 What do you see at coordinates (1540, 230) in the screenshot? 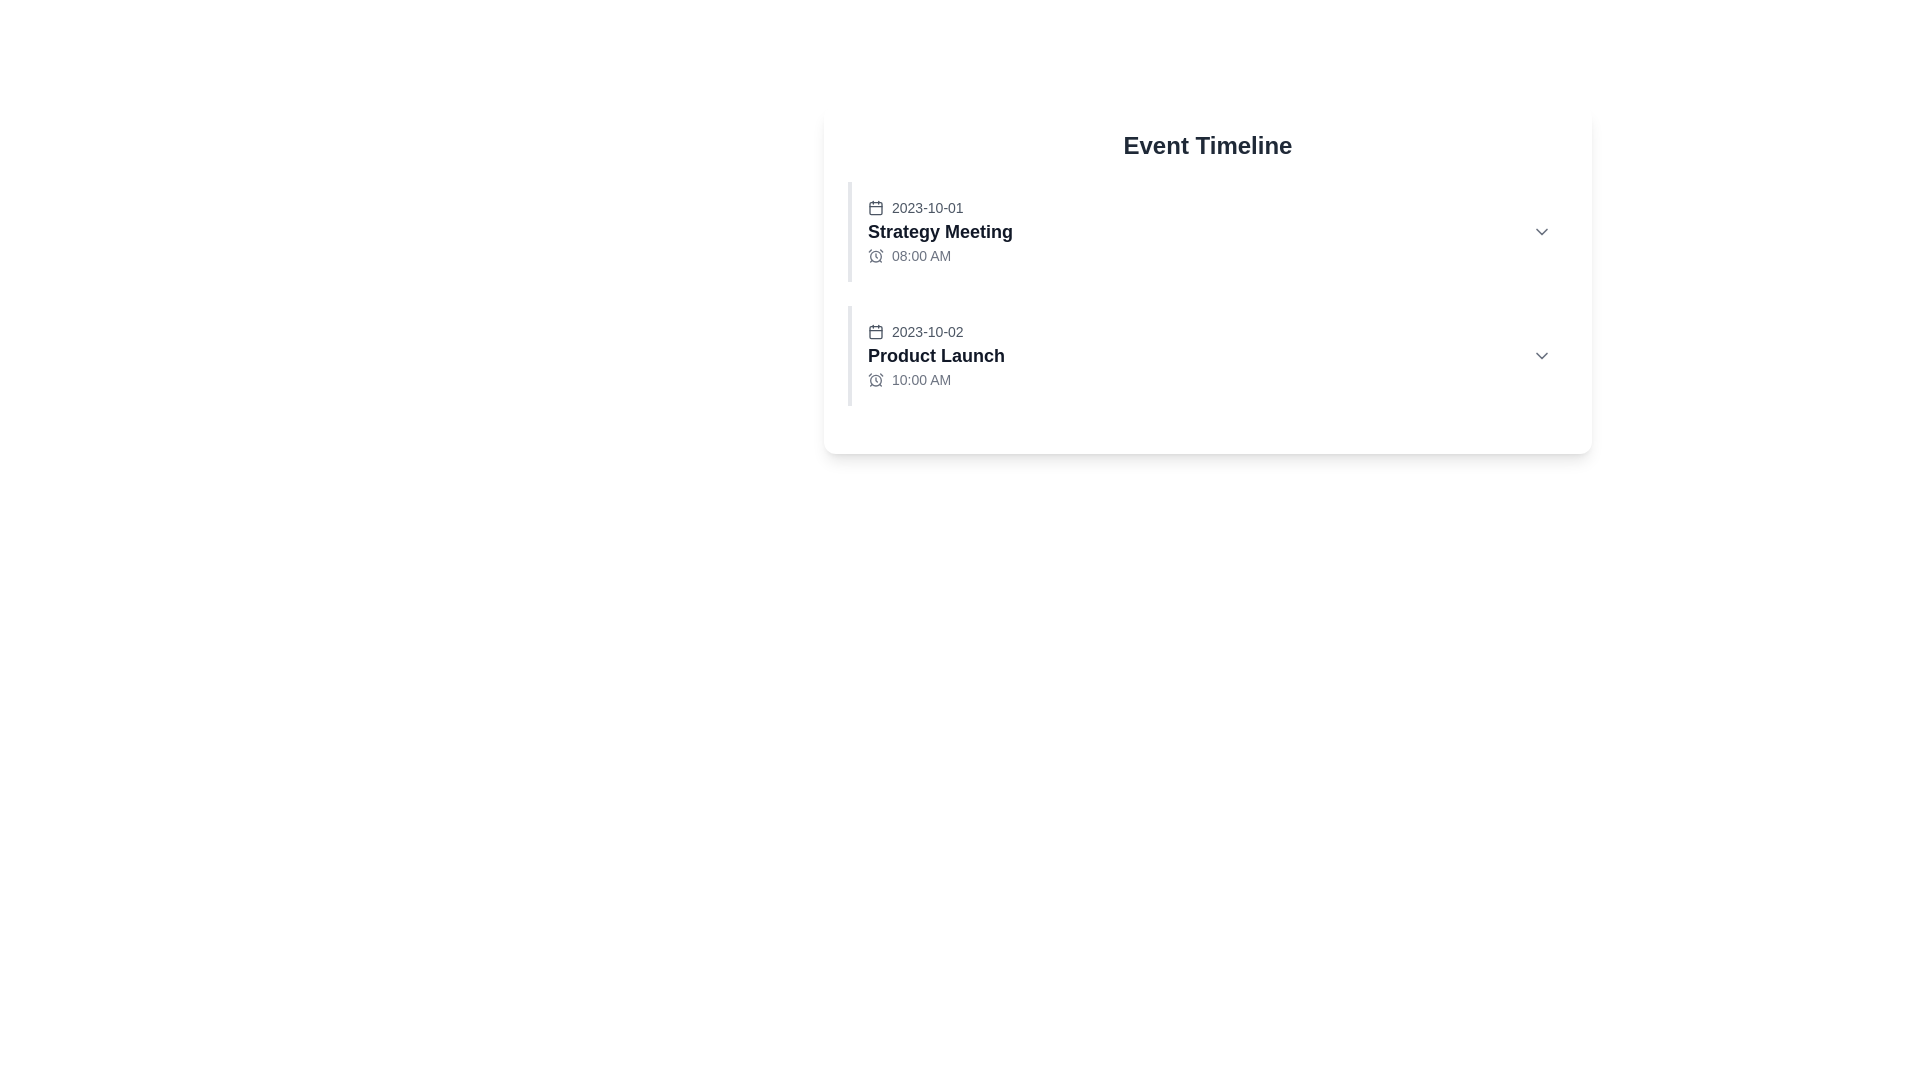
I see `the dropdown toggle icon located at the far right of the '2023-10-01 Strategy Meeting 08:00 AM' text` at bounding box center [1540, 230].